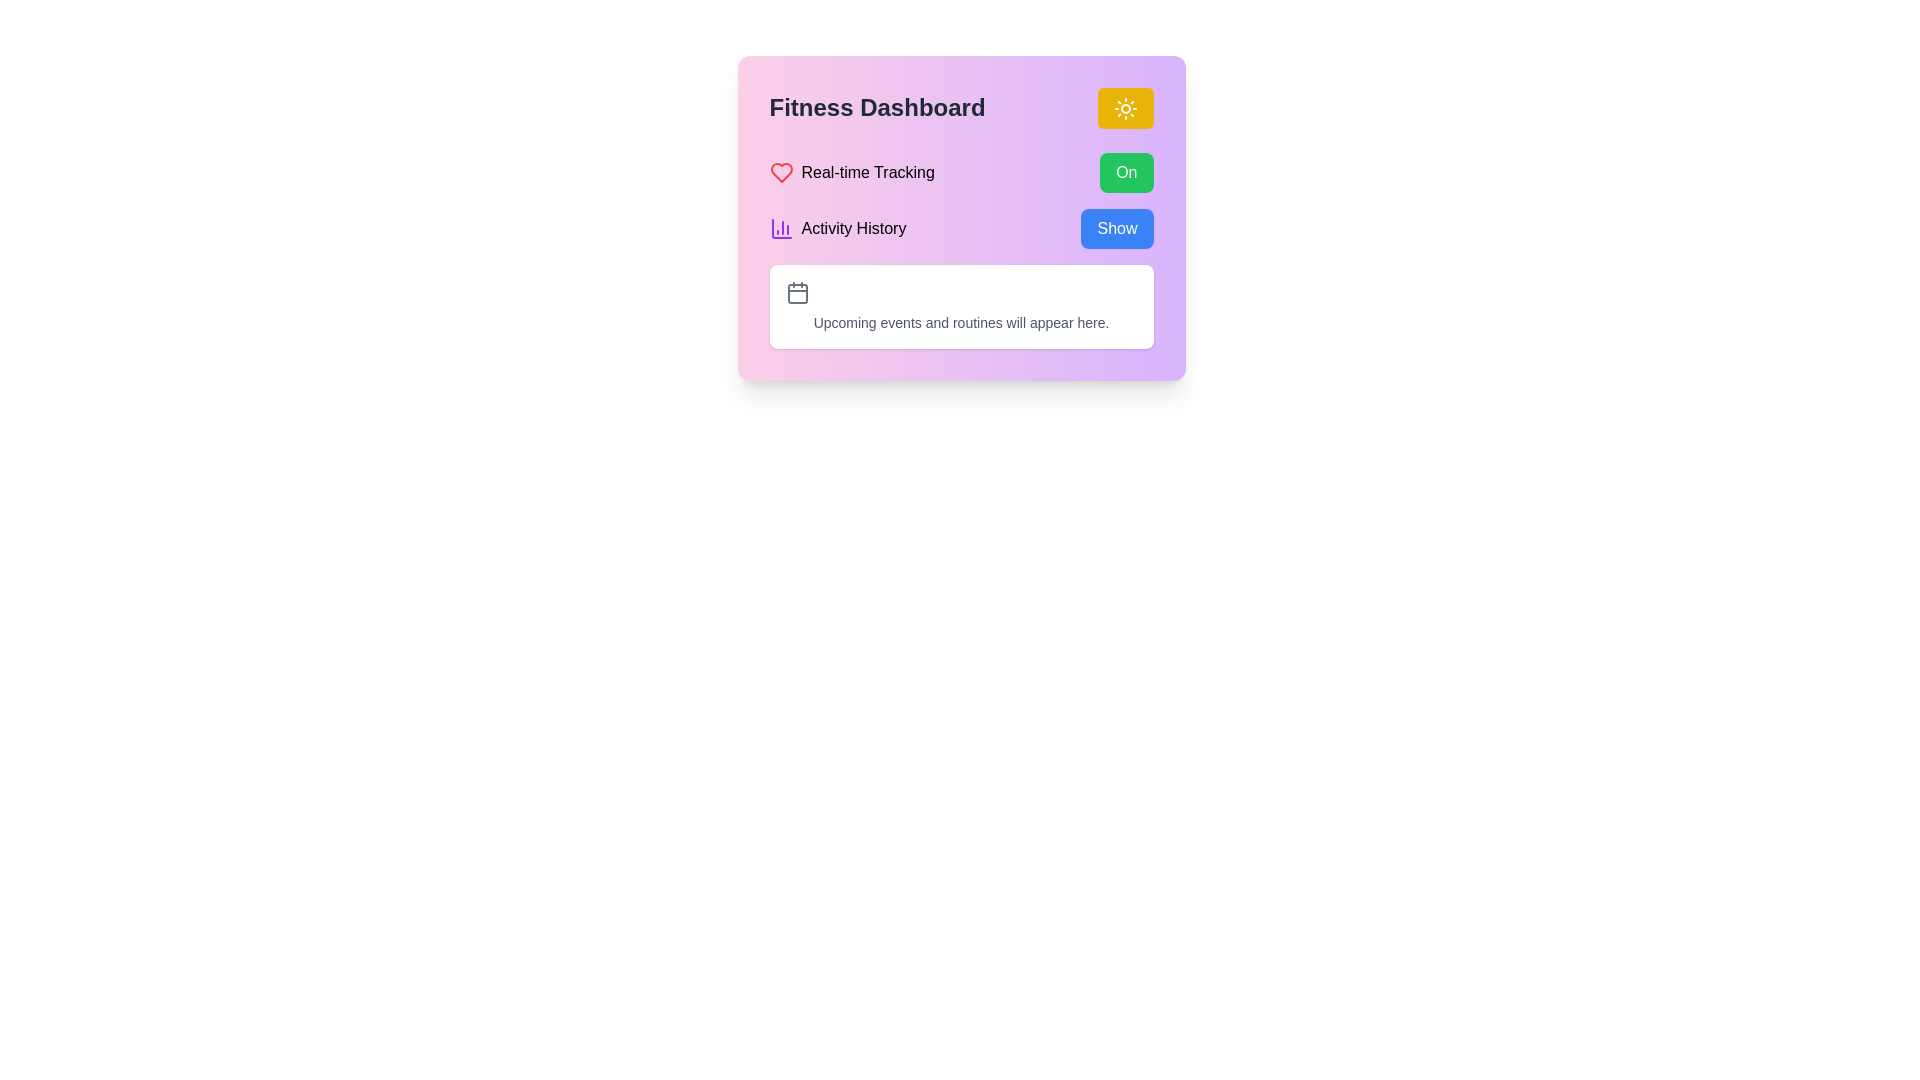 This screenshot has height=1080, width=1920. Describe the element at coordinates (1125, 108) in the screenshot. I see `the sun-shaped SVG icon located at the top-right corner of the 'Fitness Dashboard'` at that location.